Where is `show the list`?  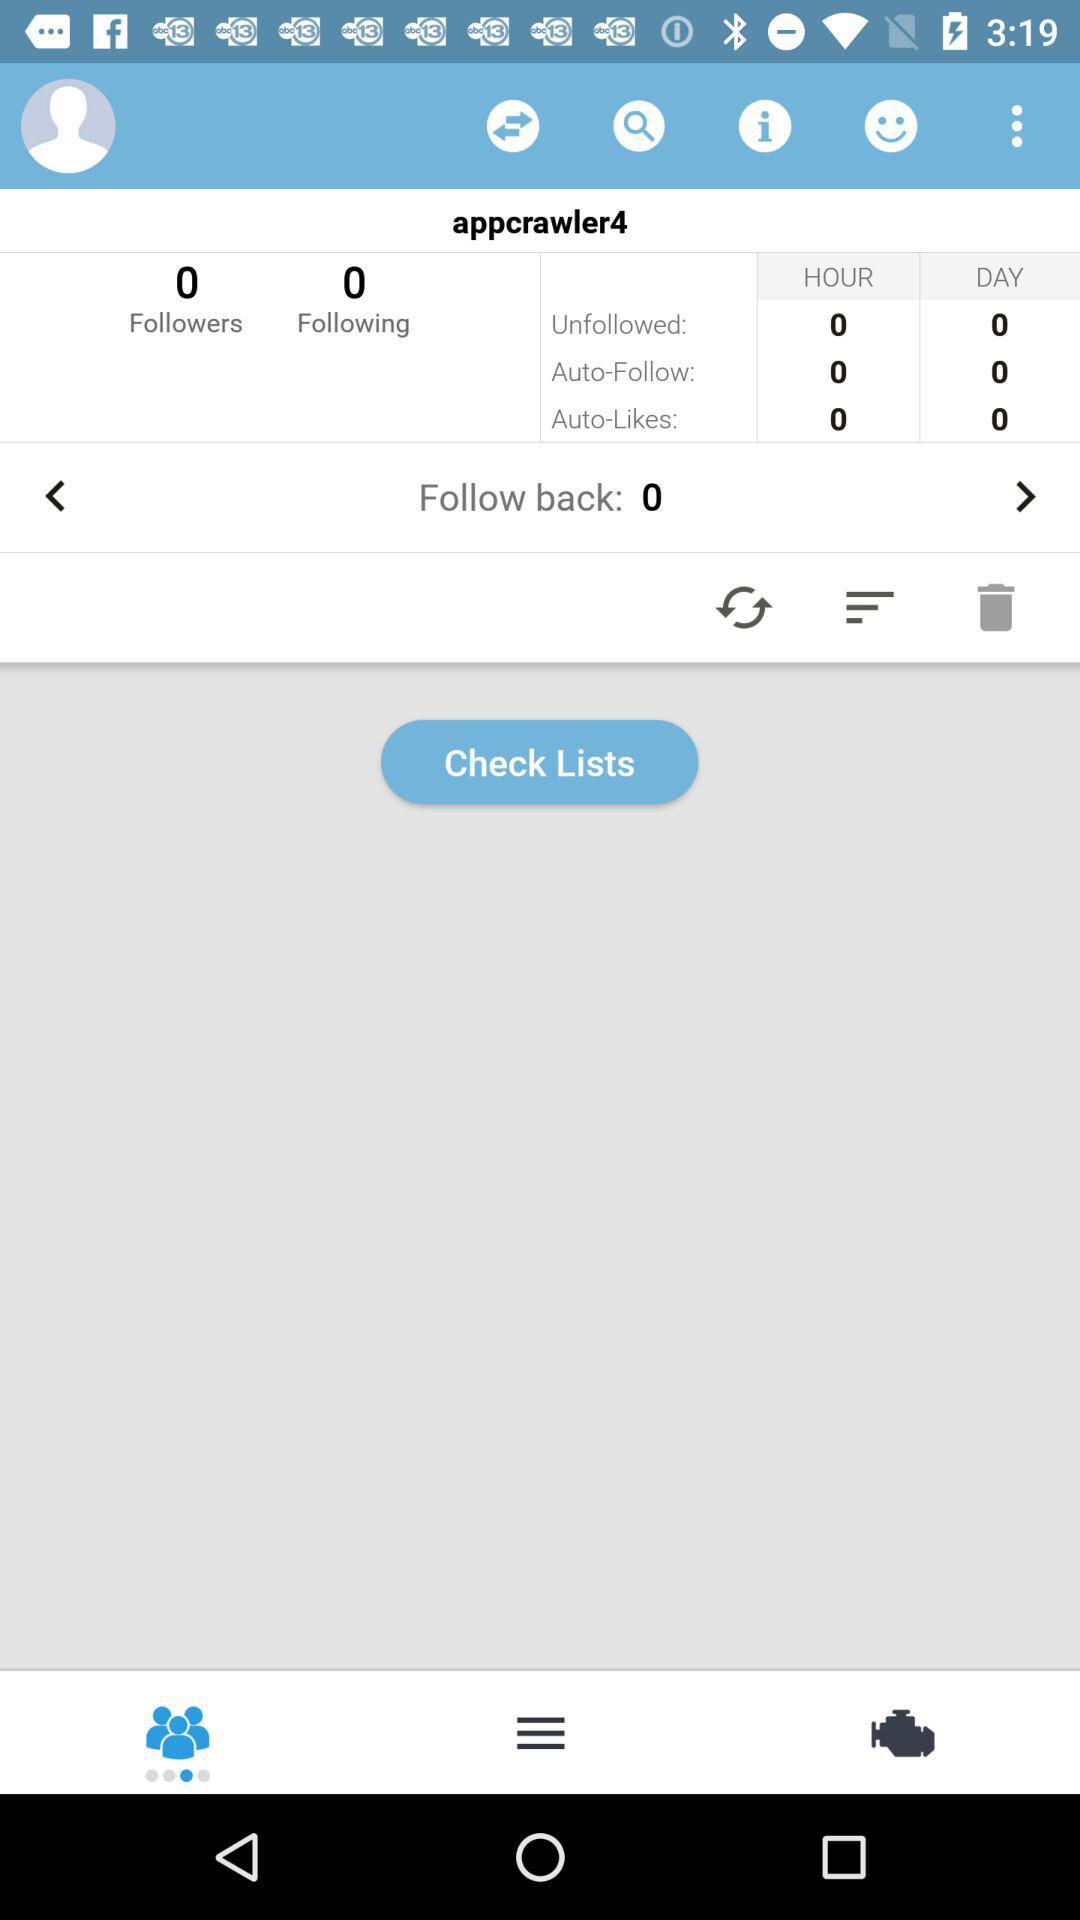
show the list is located at coordinates (540, 1730).